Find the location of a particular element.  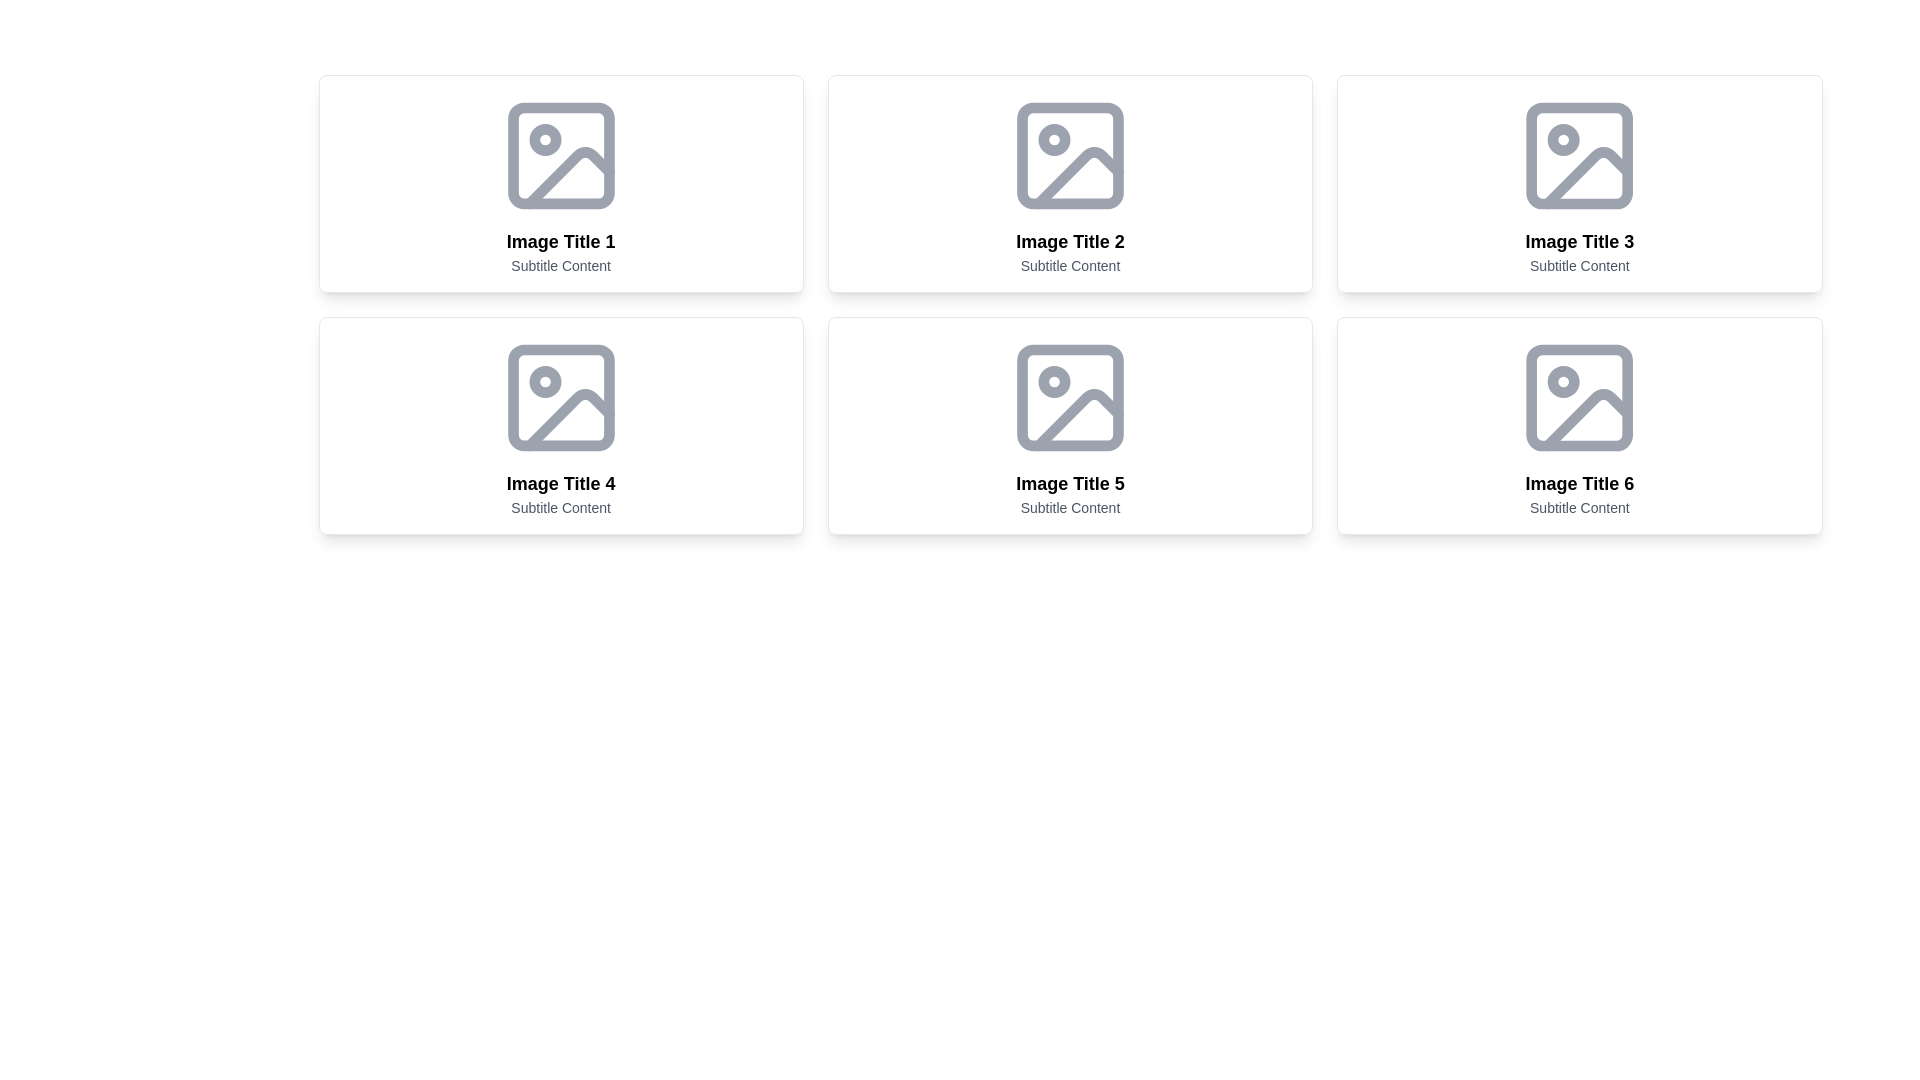

the decorative Circle element within the third image placeholder of the card titled 'Image Title 3' is located at coordinates (1562, 138).